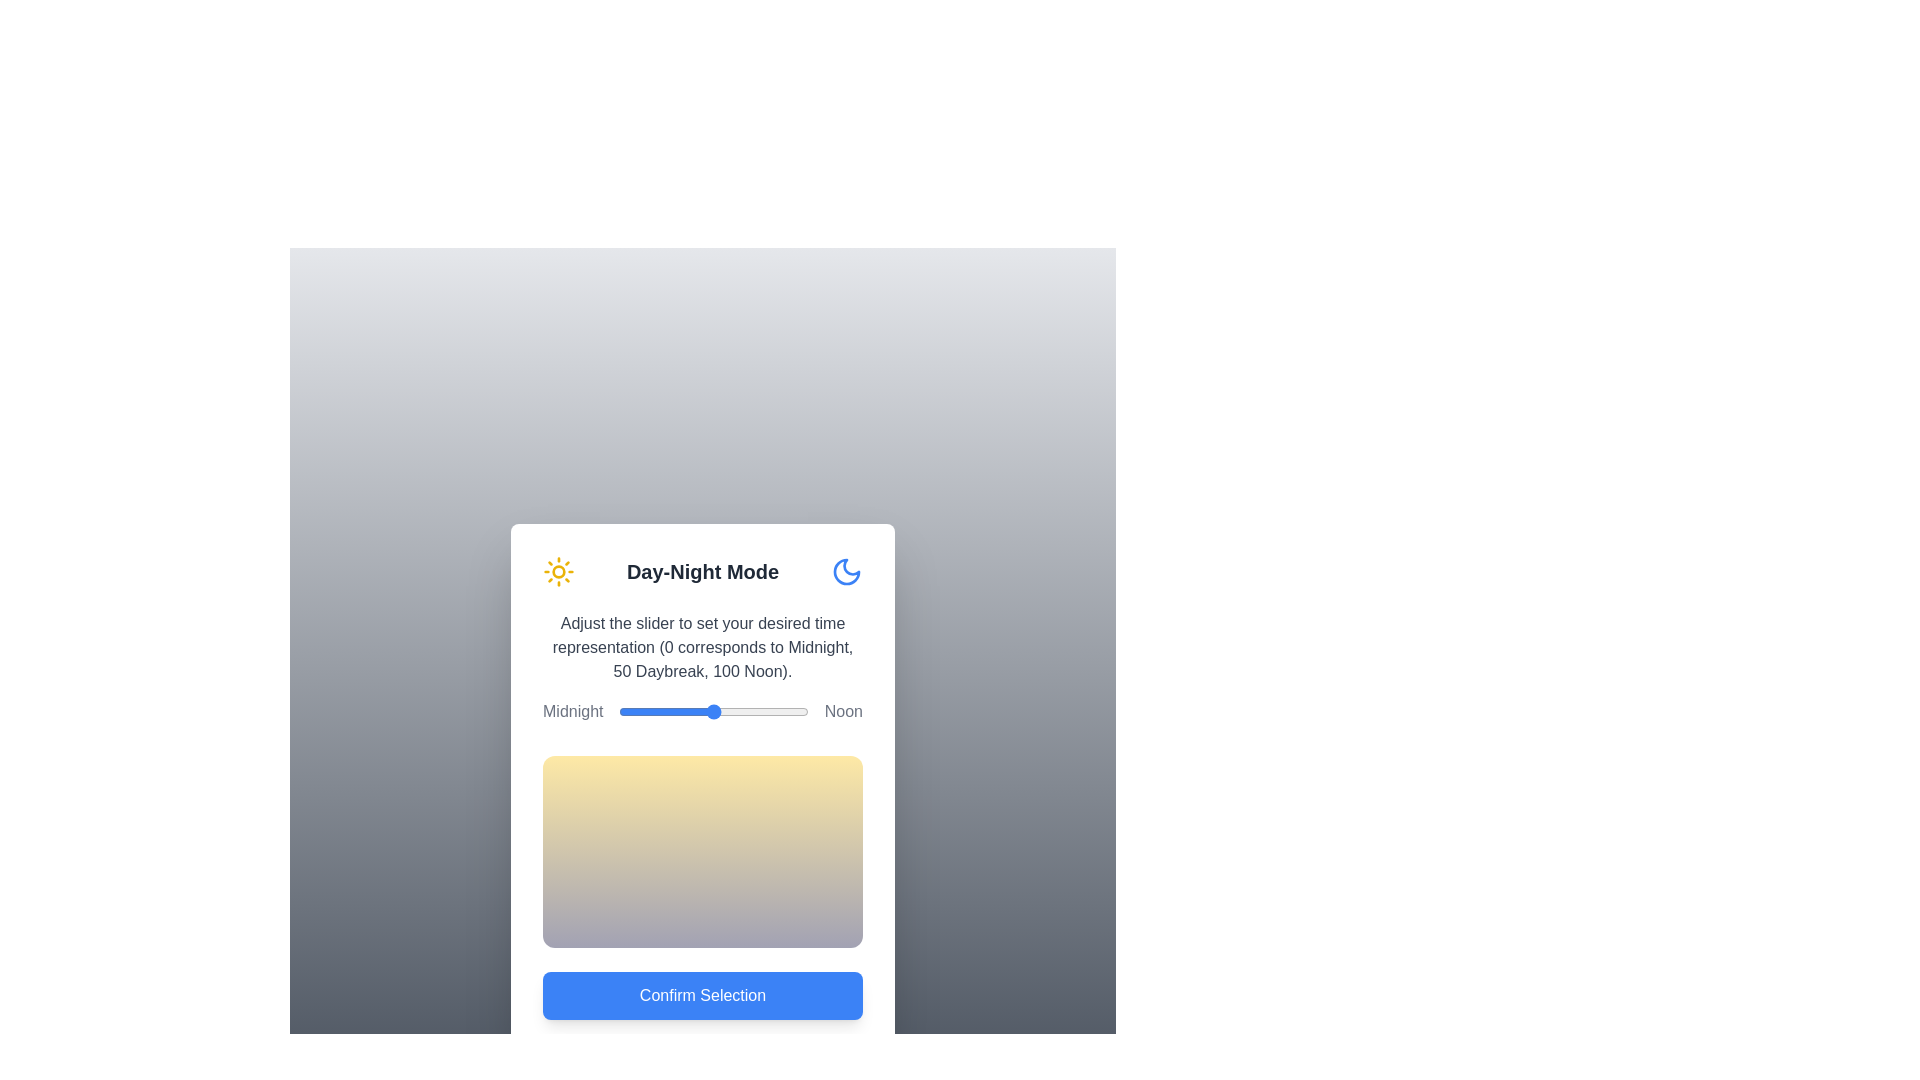 The image size is (1920, 1080). I want to click on the slider to set the time representation to 87, observing the gradient change, so click(783, 711).